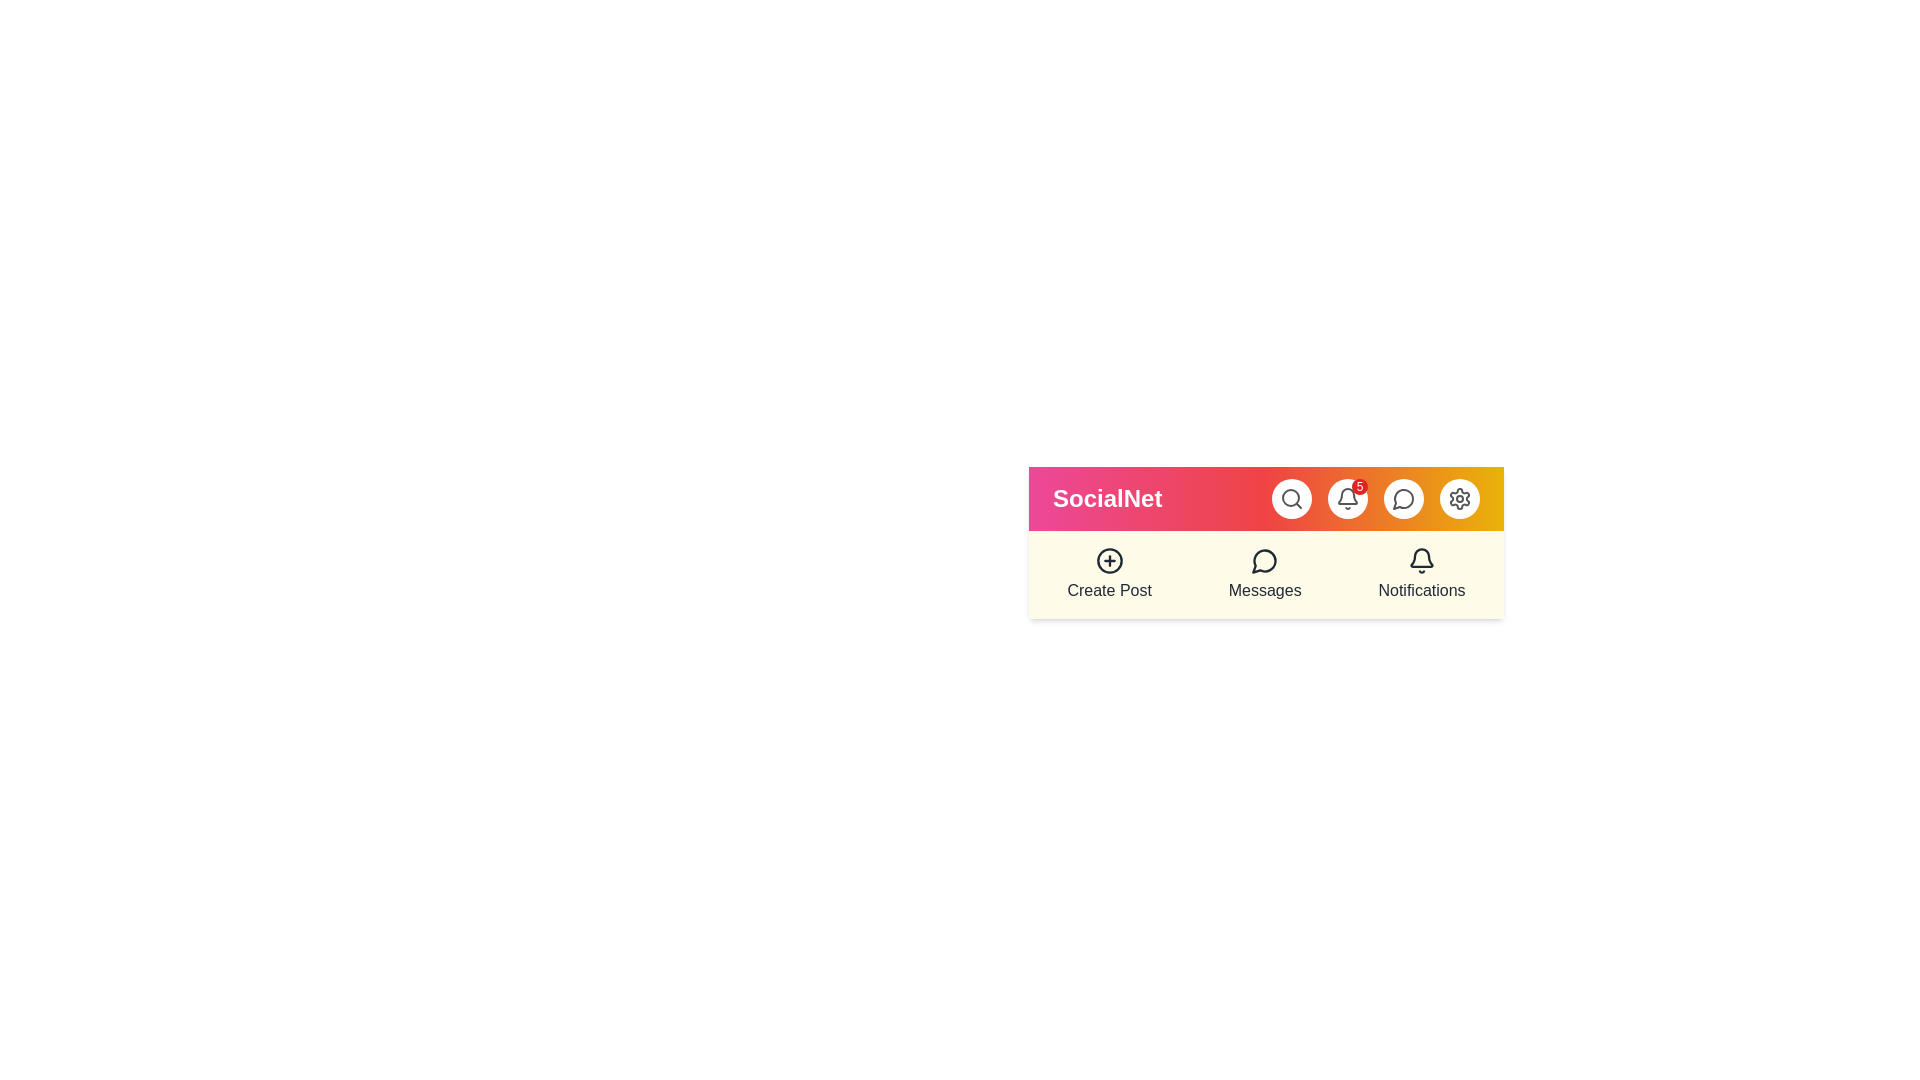 This screenshot has height=1080, width=1920. Describe the element at coordinates (1107, 574) in the screenshot. I see `the 'Create Post' button` at that location.